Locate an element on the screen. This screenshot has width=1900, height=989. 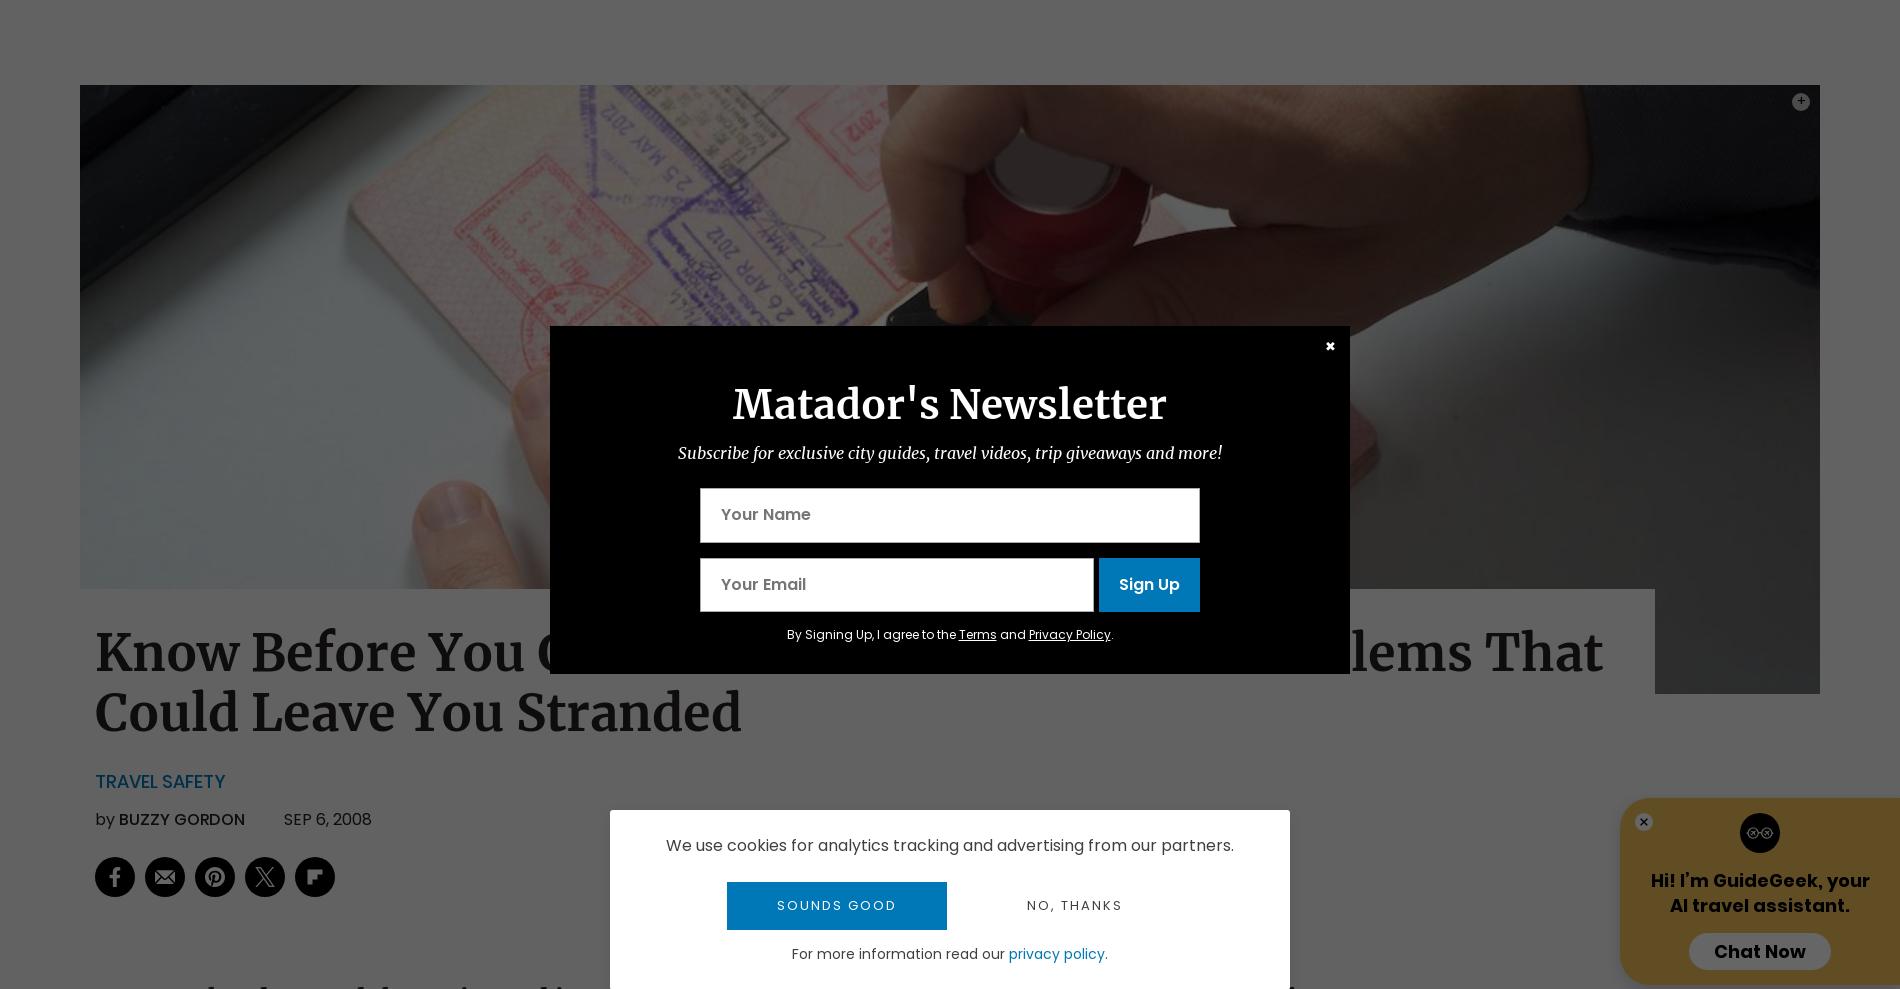
'Subscribe for exclusive city guides, travel videos, trip giveaways and more!' is located at coordinates (950, 451).